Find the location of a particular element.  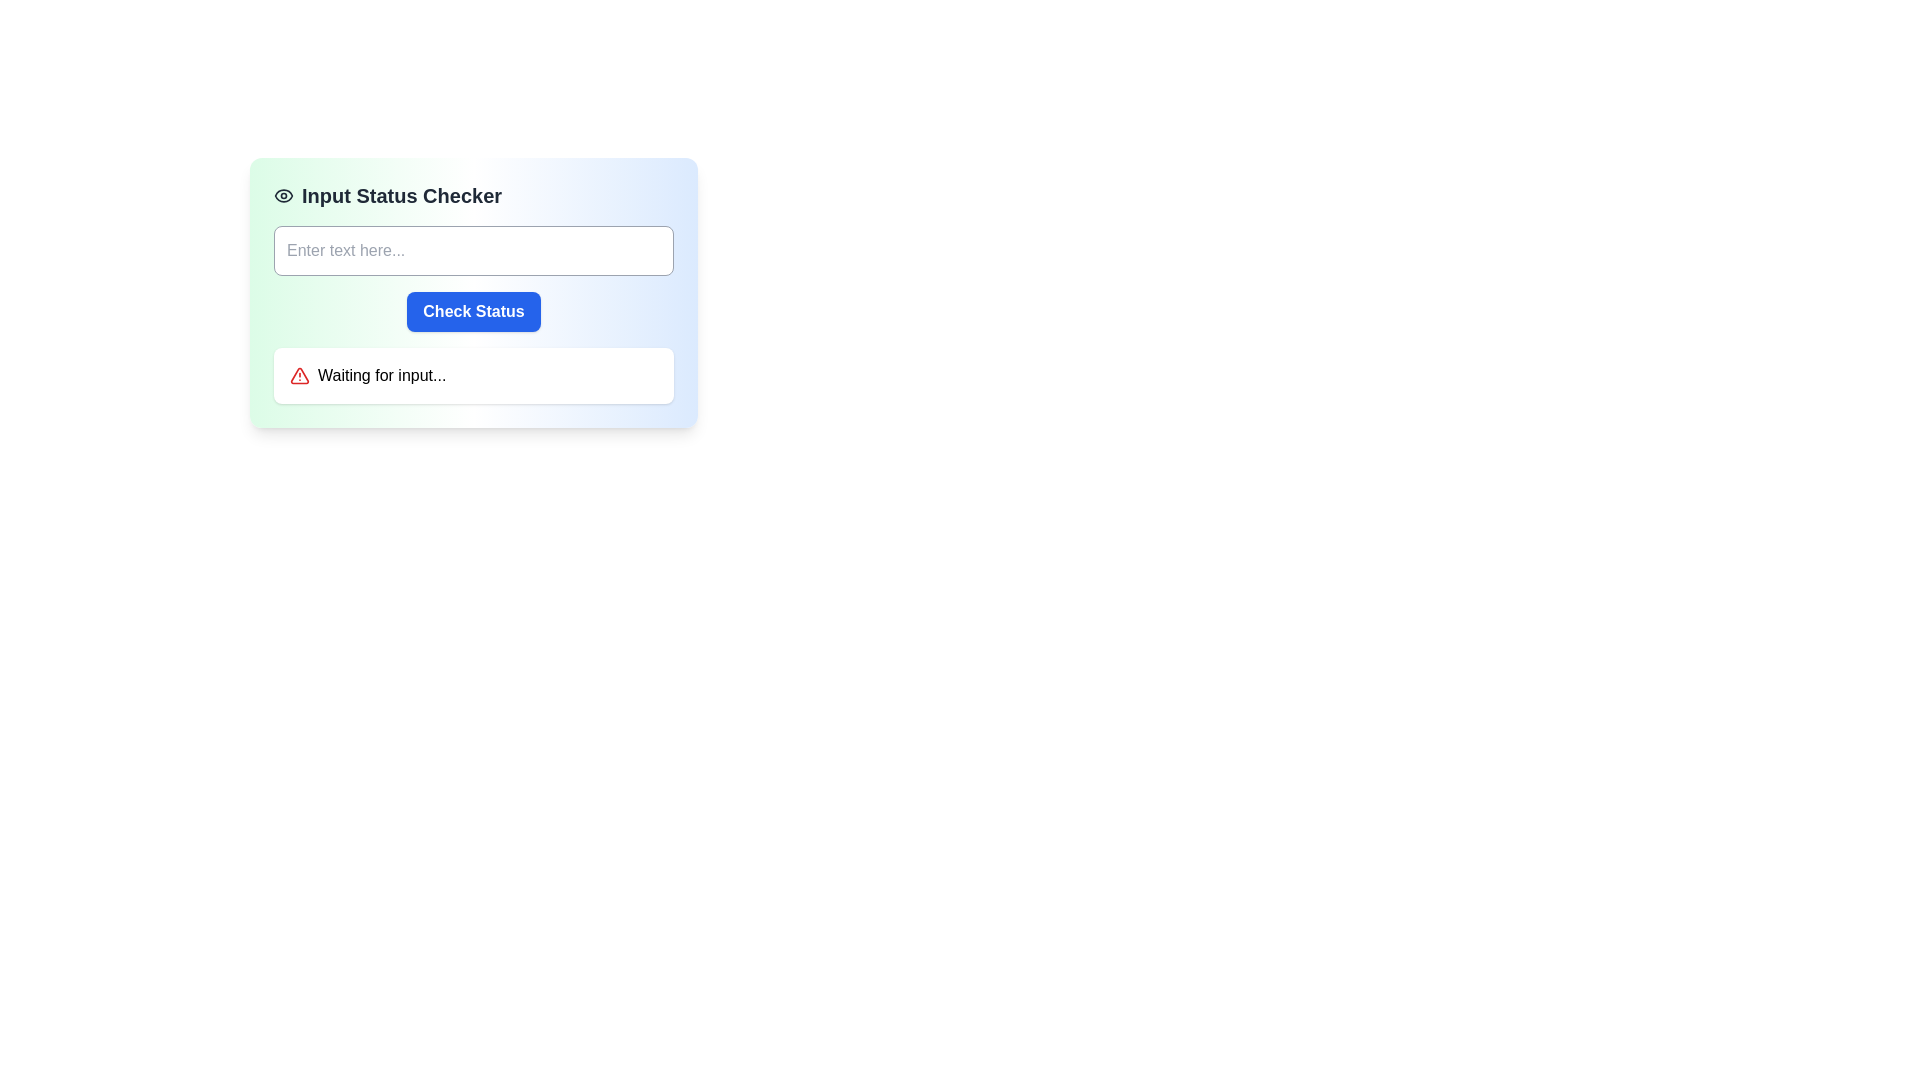

the triangular warning icon with a red hue located to the left of the text 'Waiting for input…' in the bottom notification area is located at coordinates (298, 375).